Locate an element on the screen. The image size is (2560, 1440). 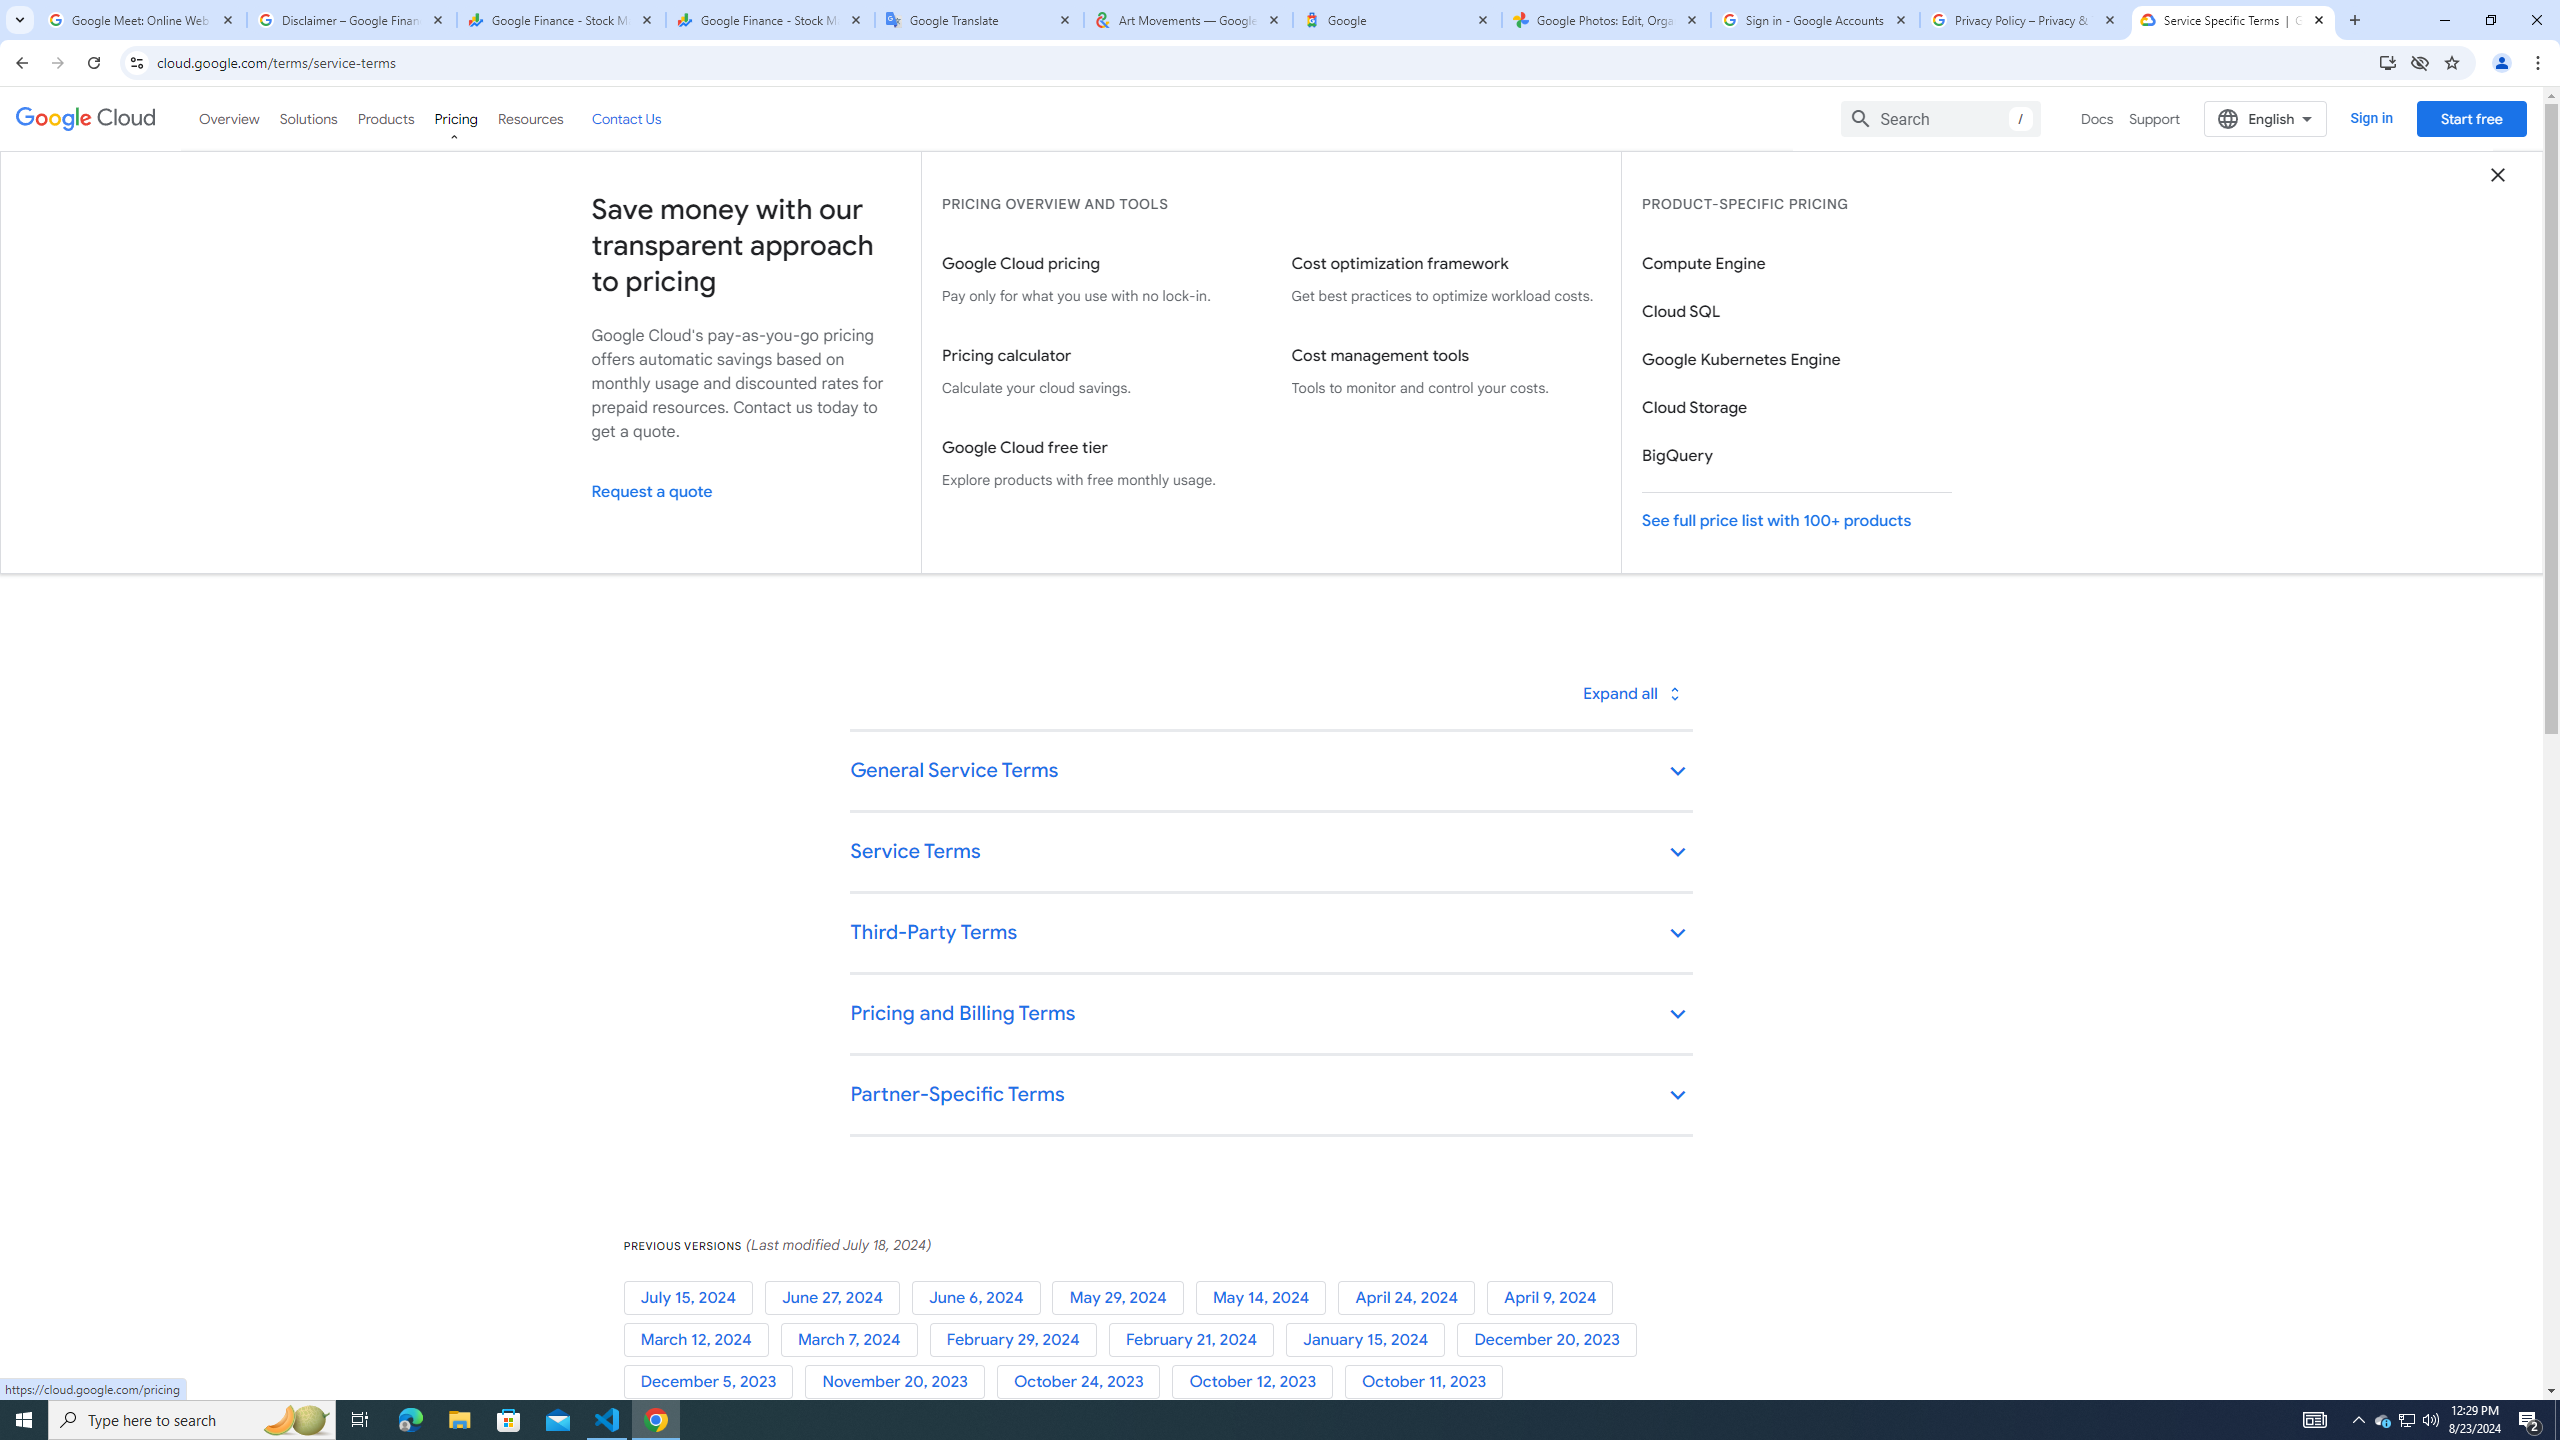
'Partner-Specific Terms keyboard_arrow_down' is located at coordinates (1271, 1095).